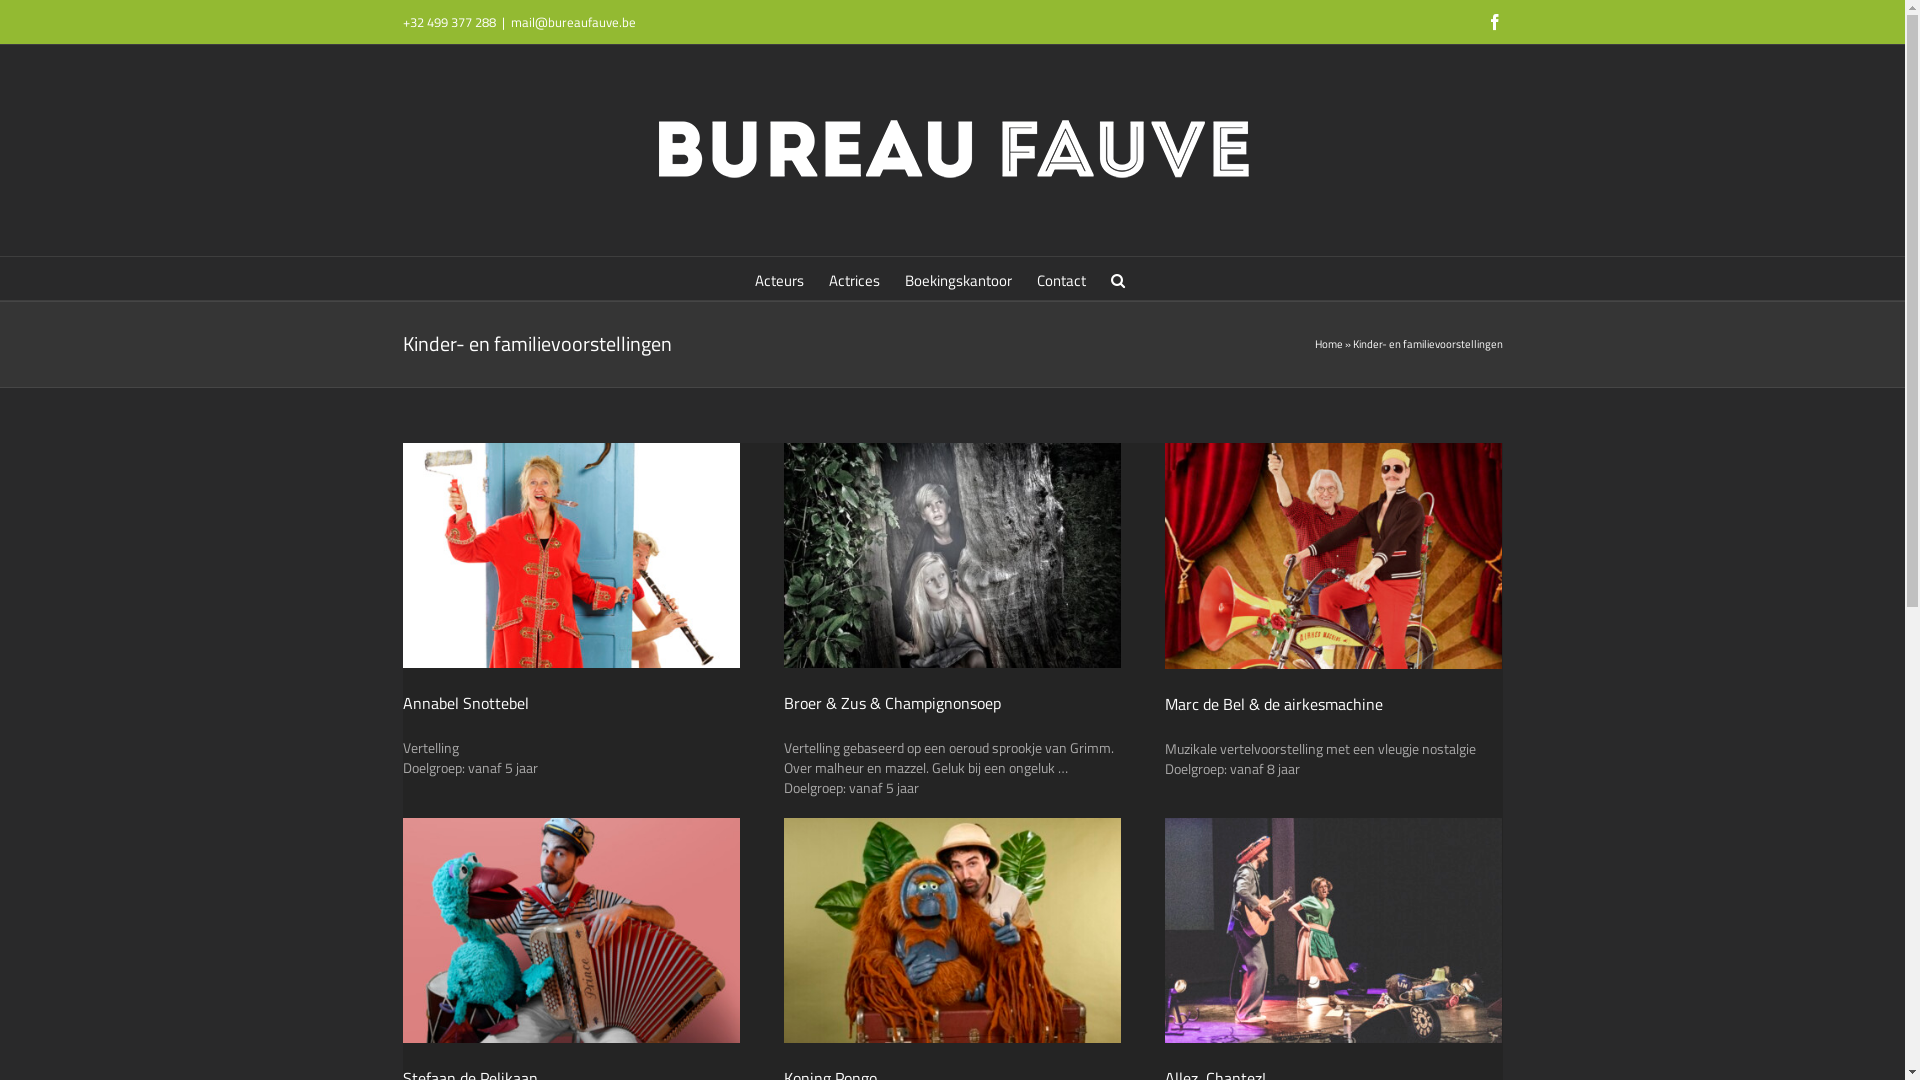 The width and height of the screenshot is (1920, 1080). What do you see at coordinates (1314, 342) in the screenshot?
I see `'Home'` at bounding box center [1314, 342].